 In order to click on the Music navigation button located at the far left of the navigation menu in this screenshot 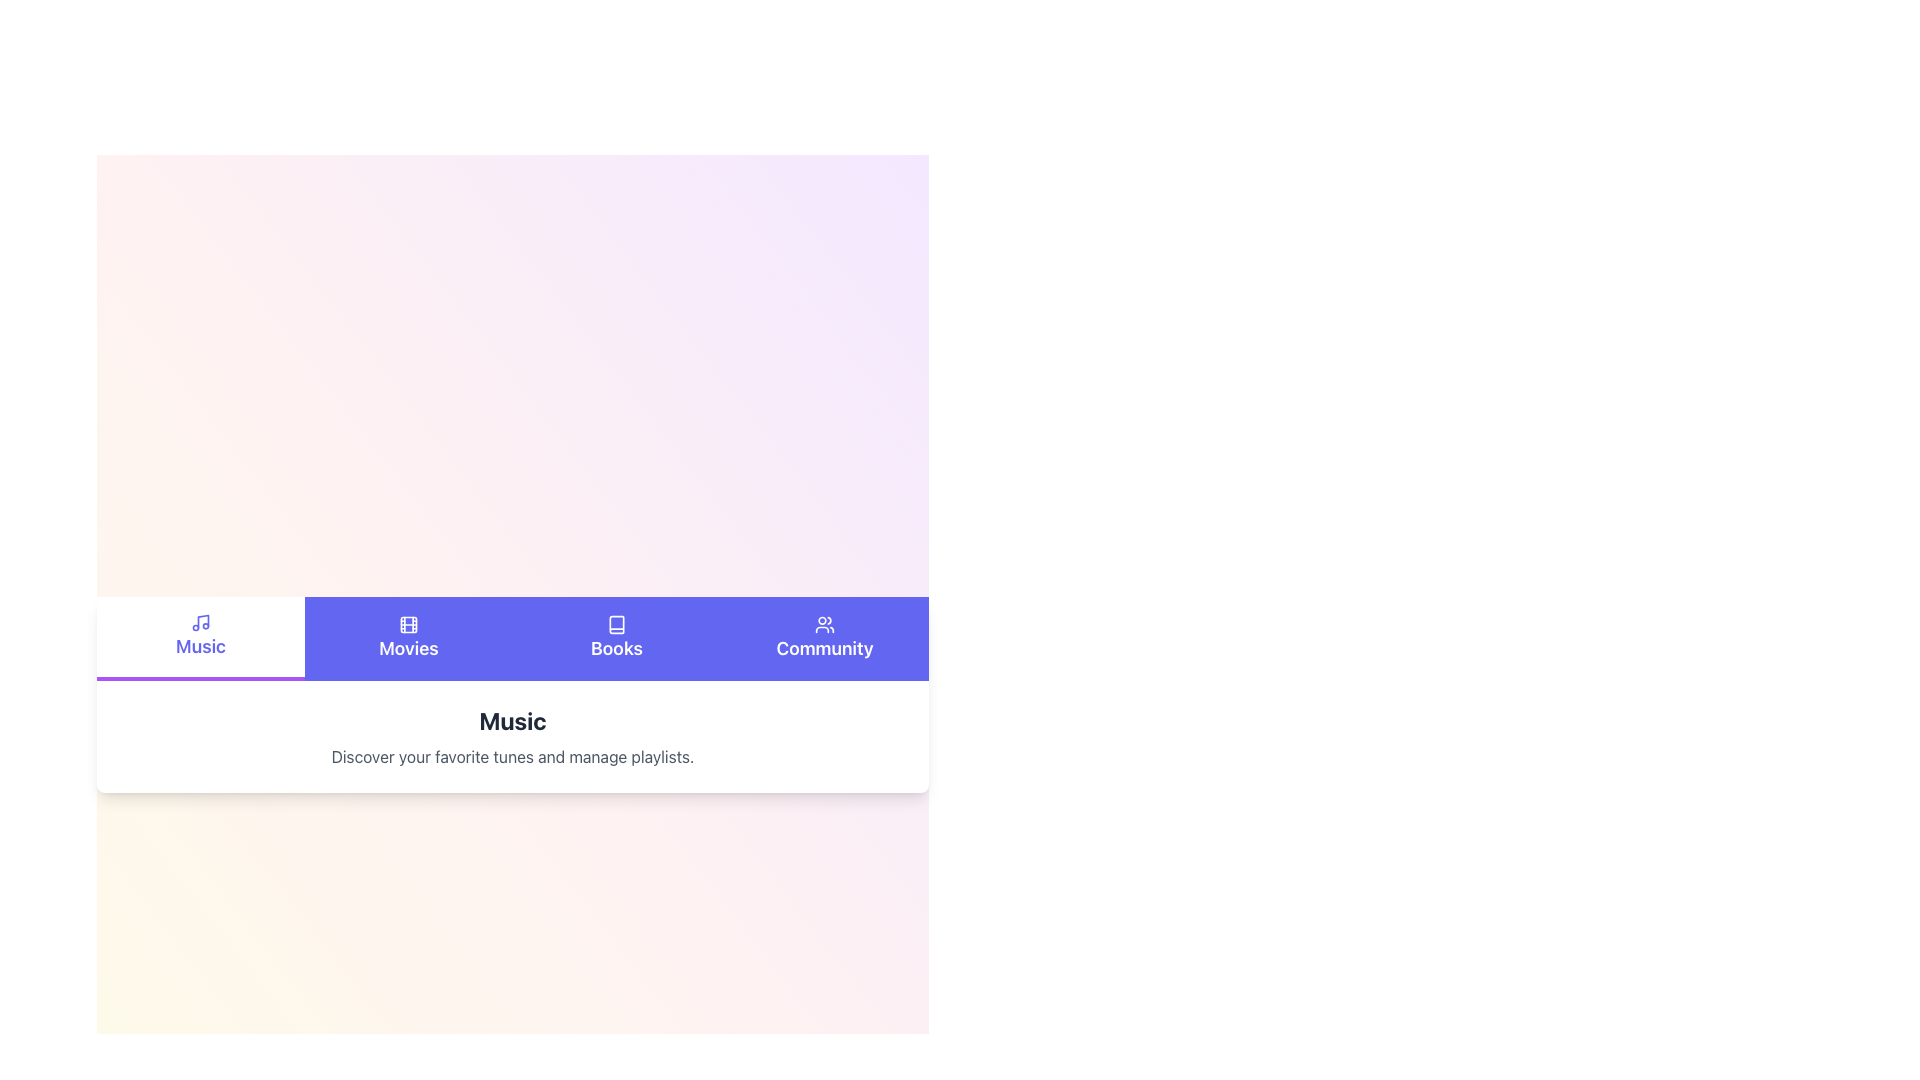, I will do `click(201, 639)`.